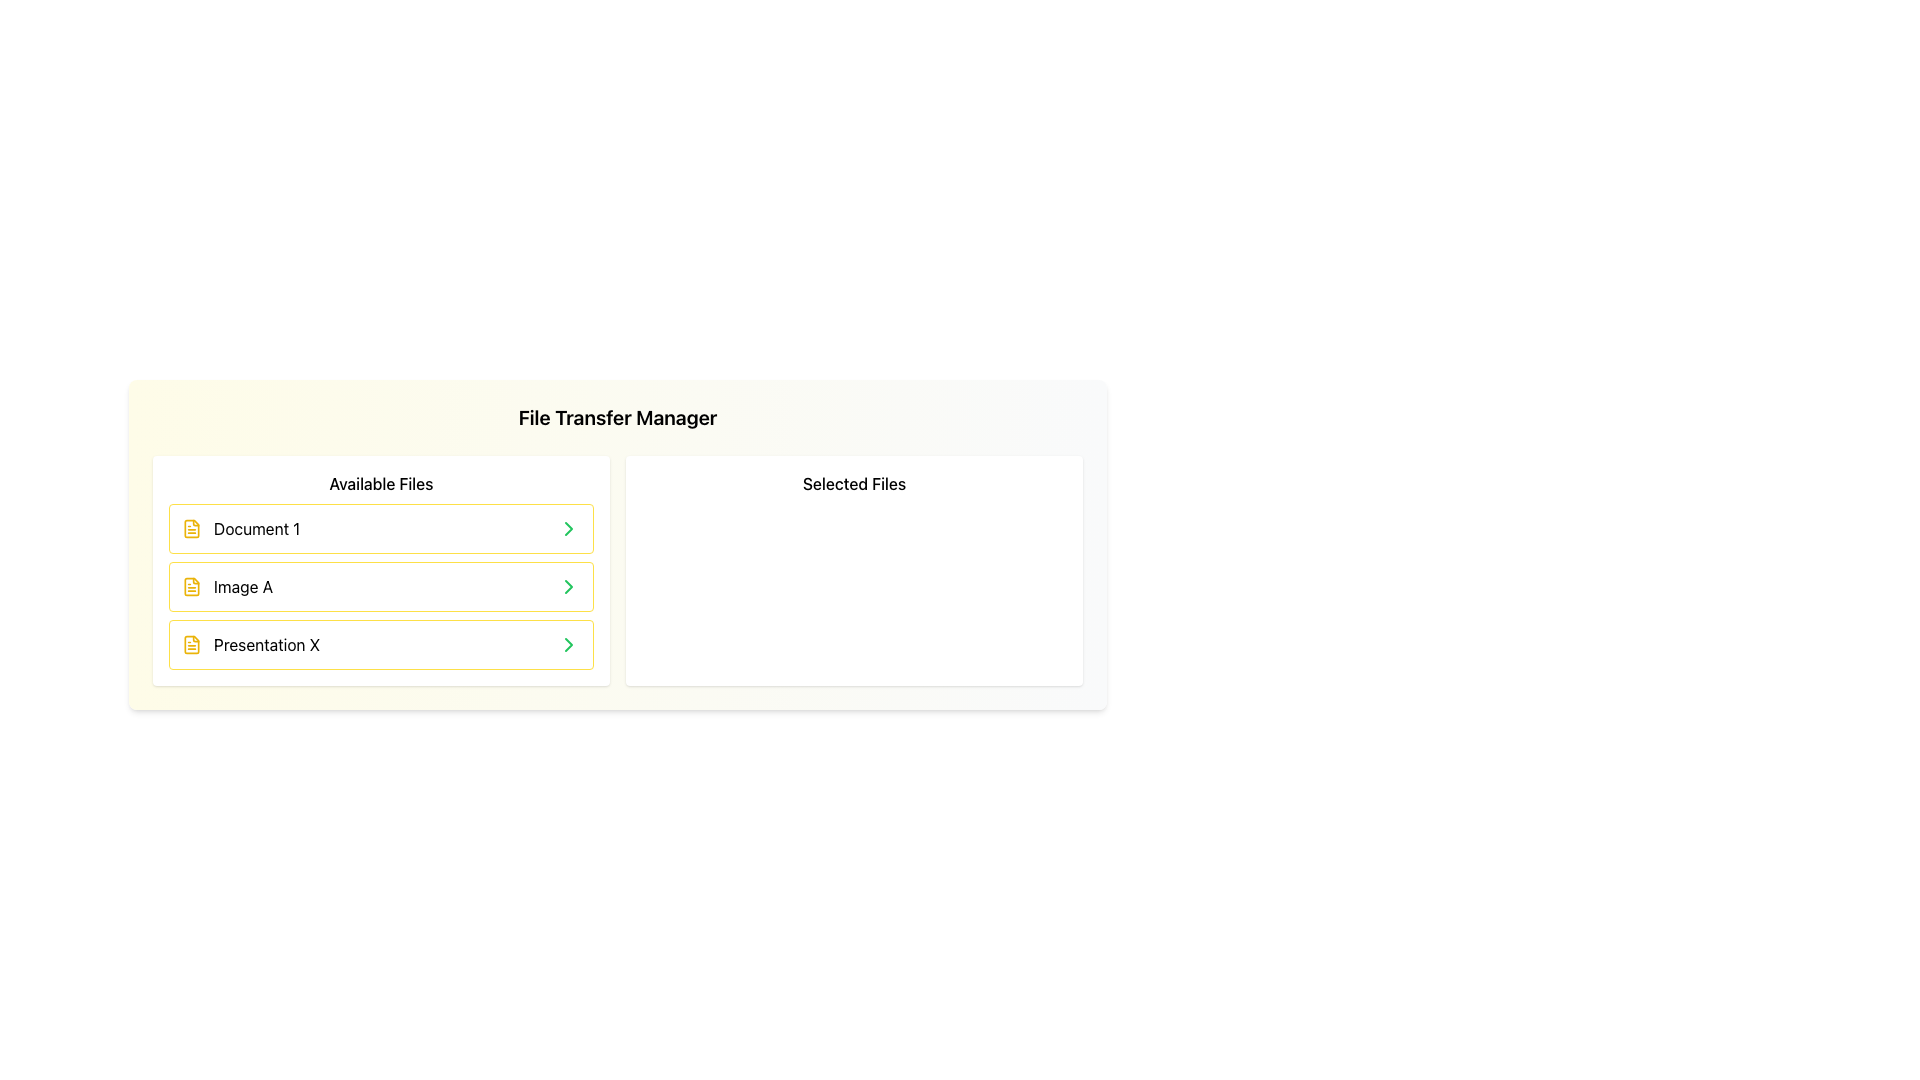 The height and width of the screenshot is (1080, 1920). Describe the element at coordinates (381, 527) in the screenshot. I see `the first list item labeled 'Document 1' in the 'Available Files' section of the 'File Transfer Manager' interface` at that location.